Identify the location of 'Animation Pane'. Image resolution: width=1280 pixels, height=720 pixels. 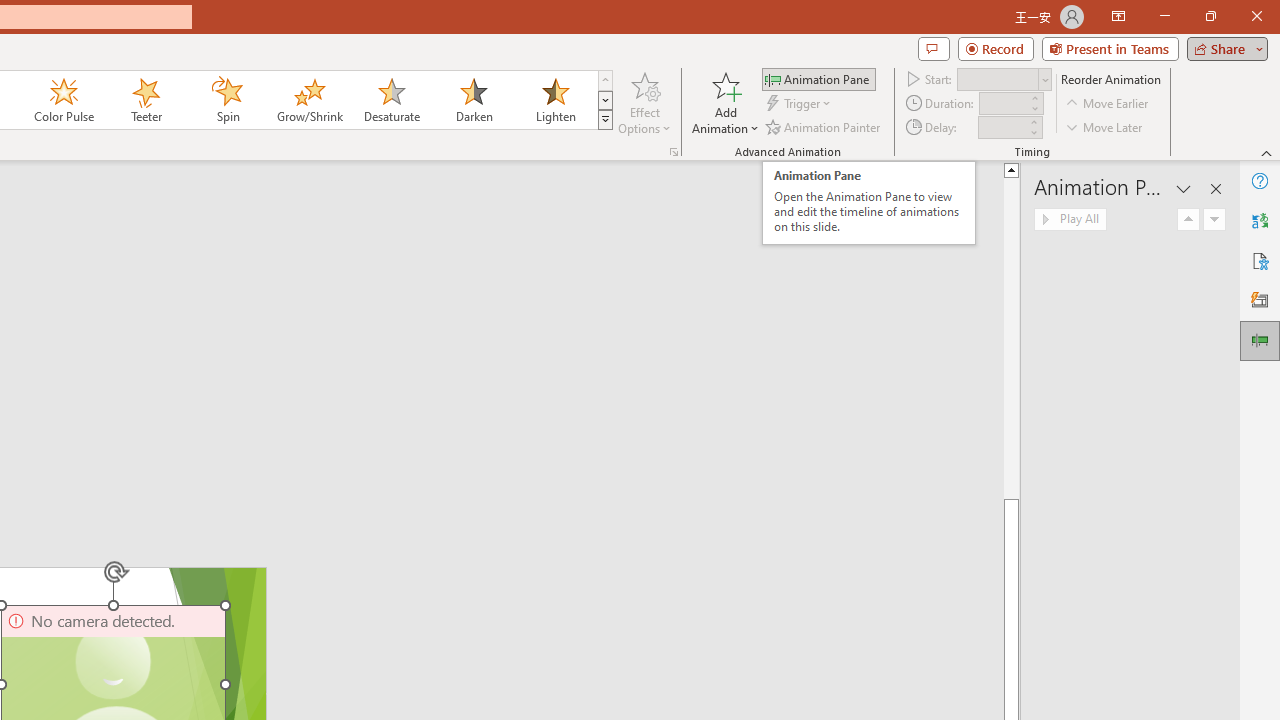
(818, 78).